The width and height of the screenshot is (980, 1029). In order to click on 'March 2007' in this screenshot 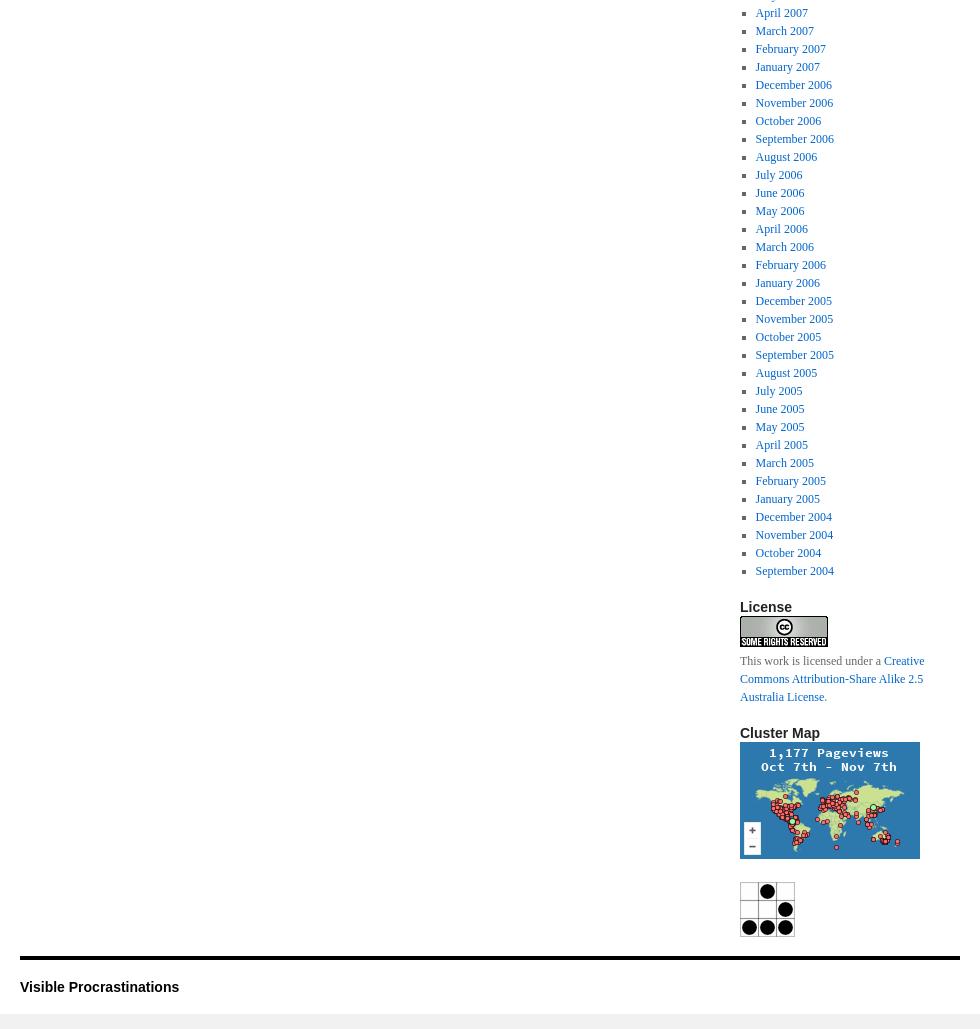, I will do `click(784, 30)`.